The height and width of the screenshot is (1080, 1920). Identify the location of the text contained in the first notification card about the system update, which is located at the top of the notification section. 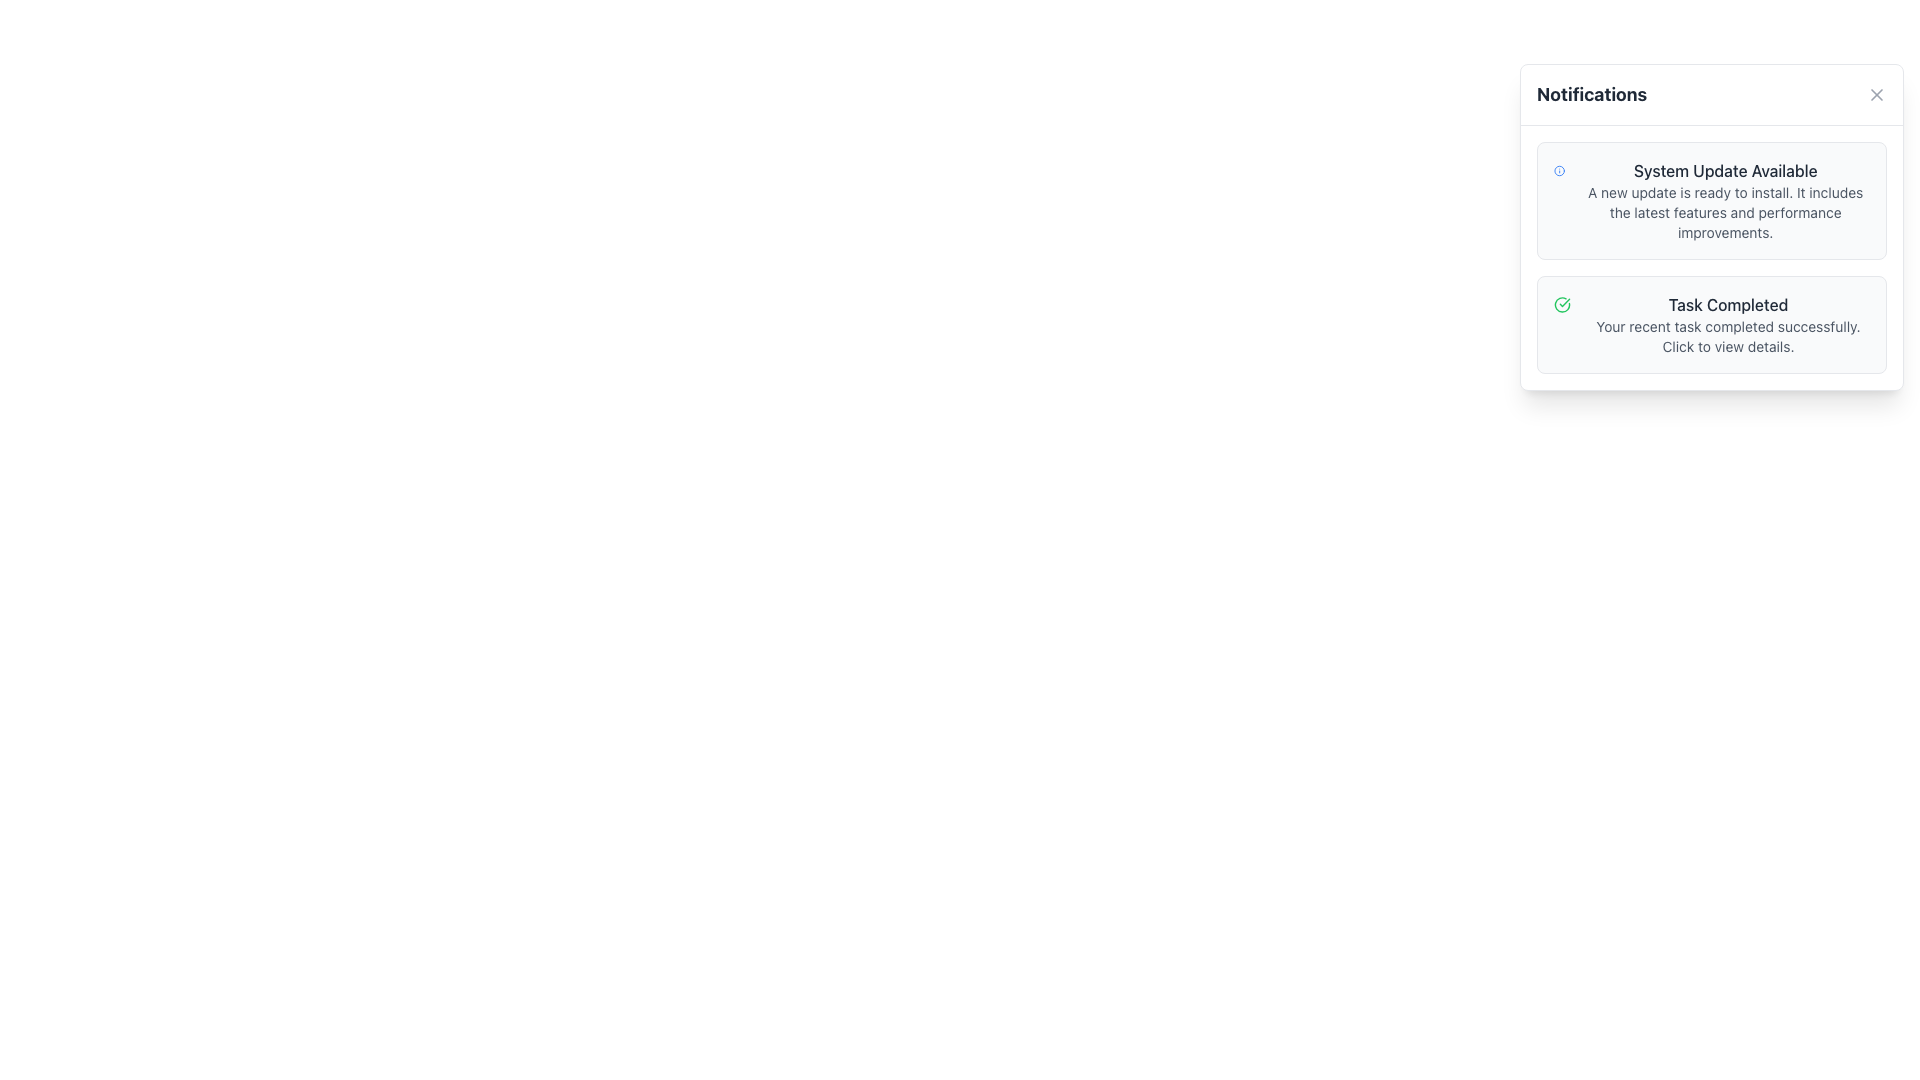
(1711, 200).